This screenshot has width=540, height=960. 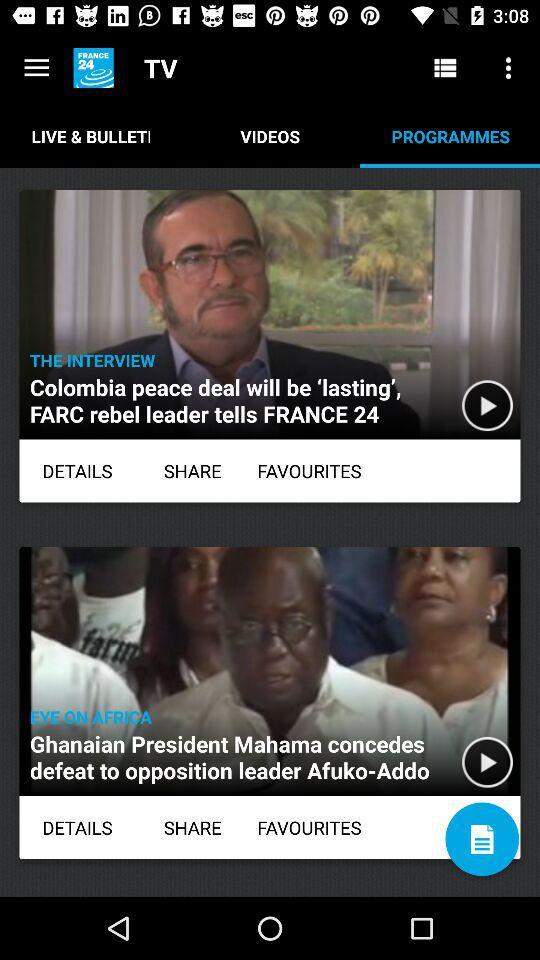 What do you see at coordinates (481, 839) in the screenshot?
I see `the description icon` at bounding box center [481, 839].